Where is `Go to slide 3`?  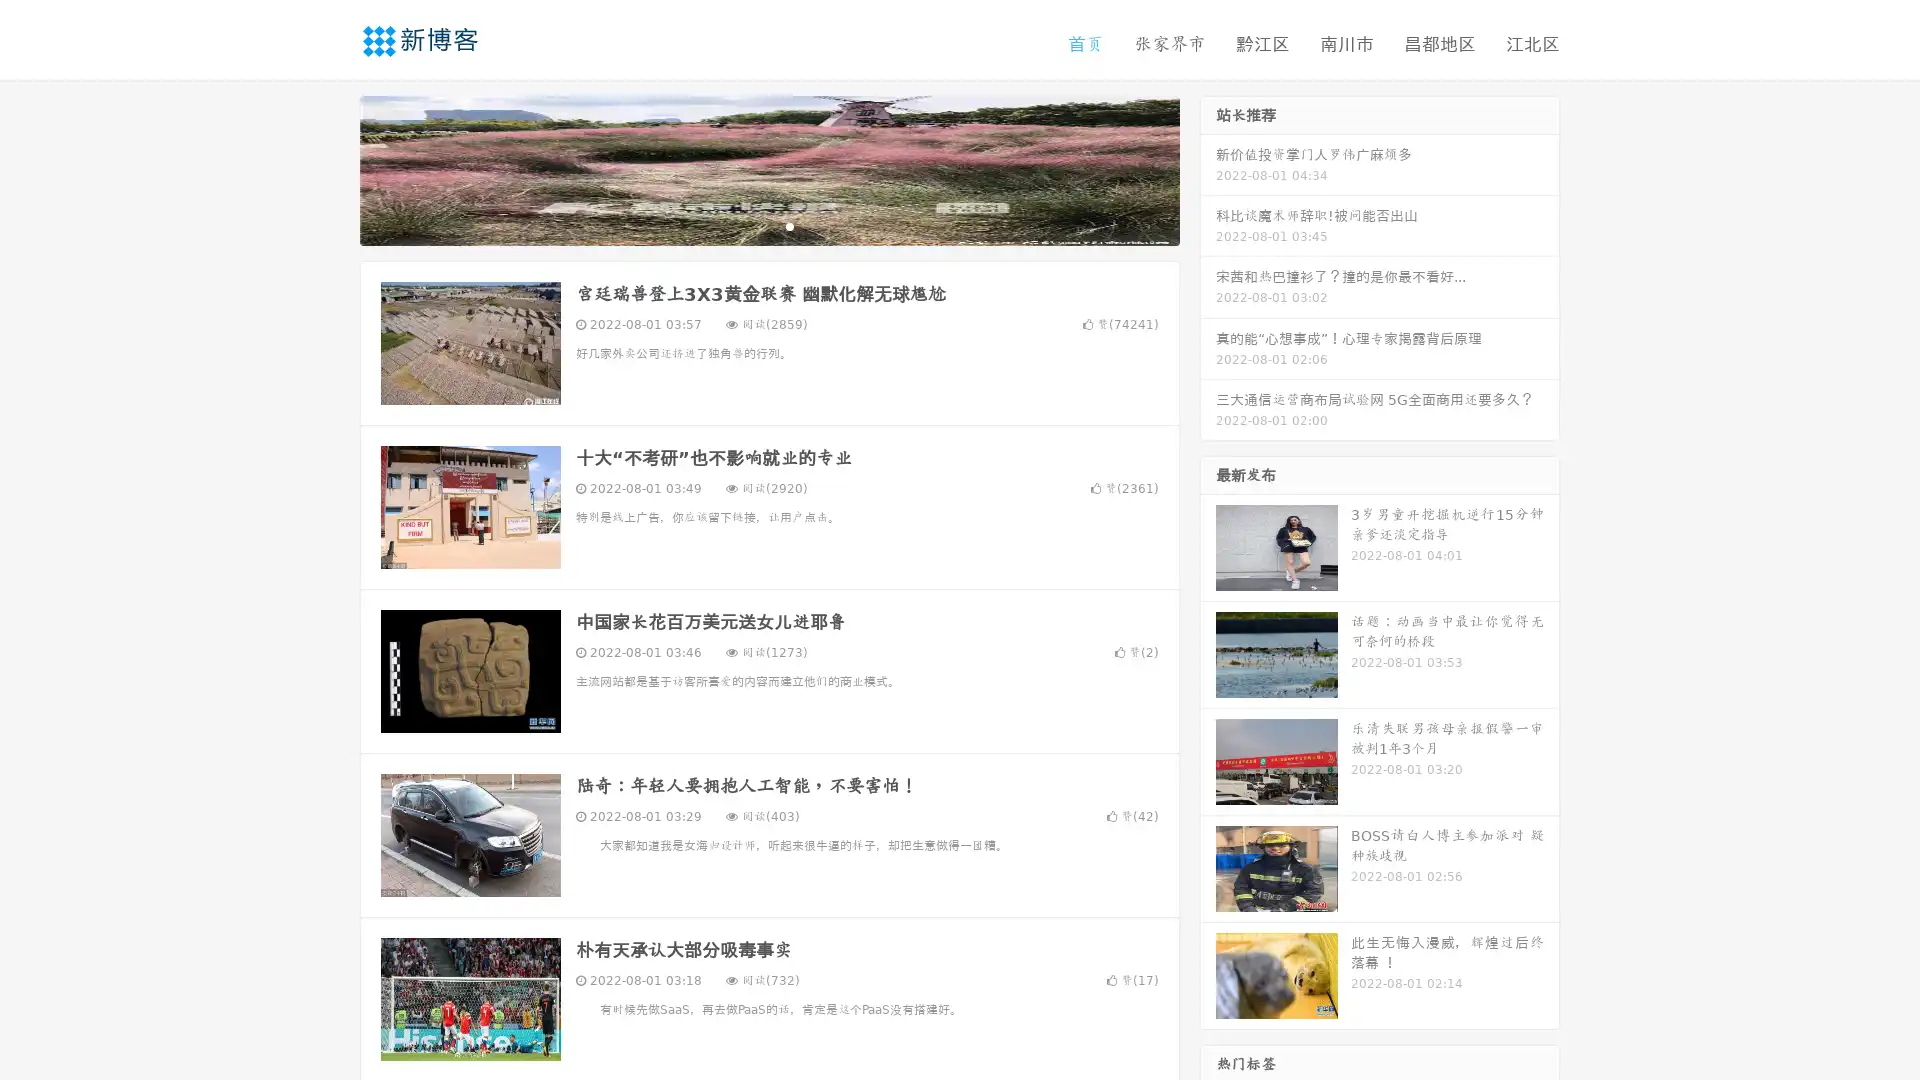
Go to slide 3 is located at coordinates (789, 225).